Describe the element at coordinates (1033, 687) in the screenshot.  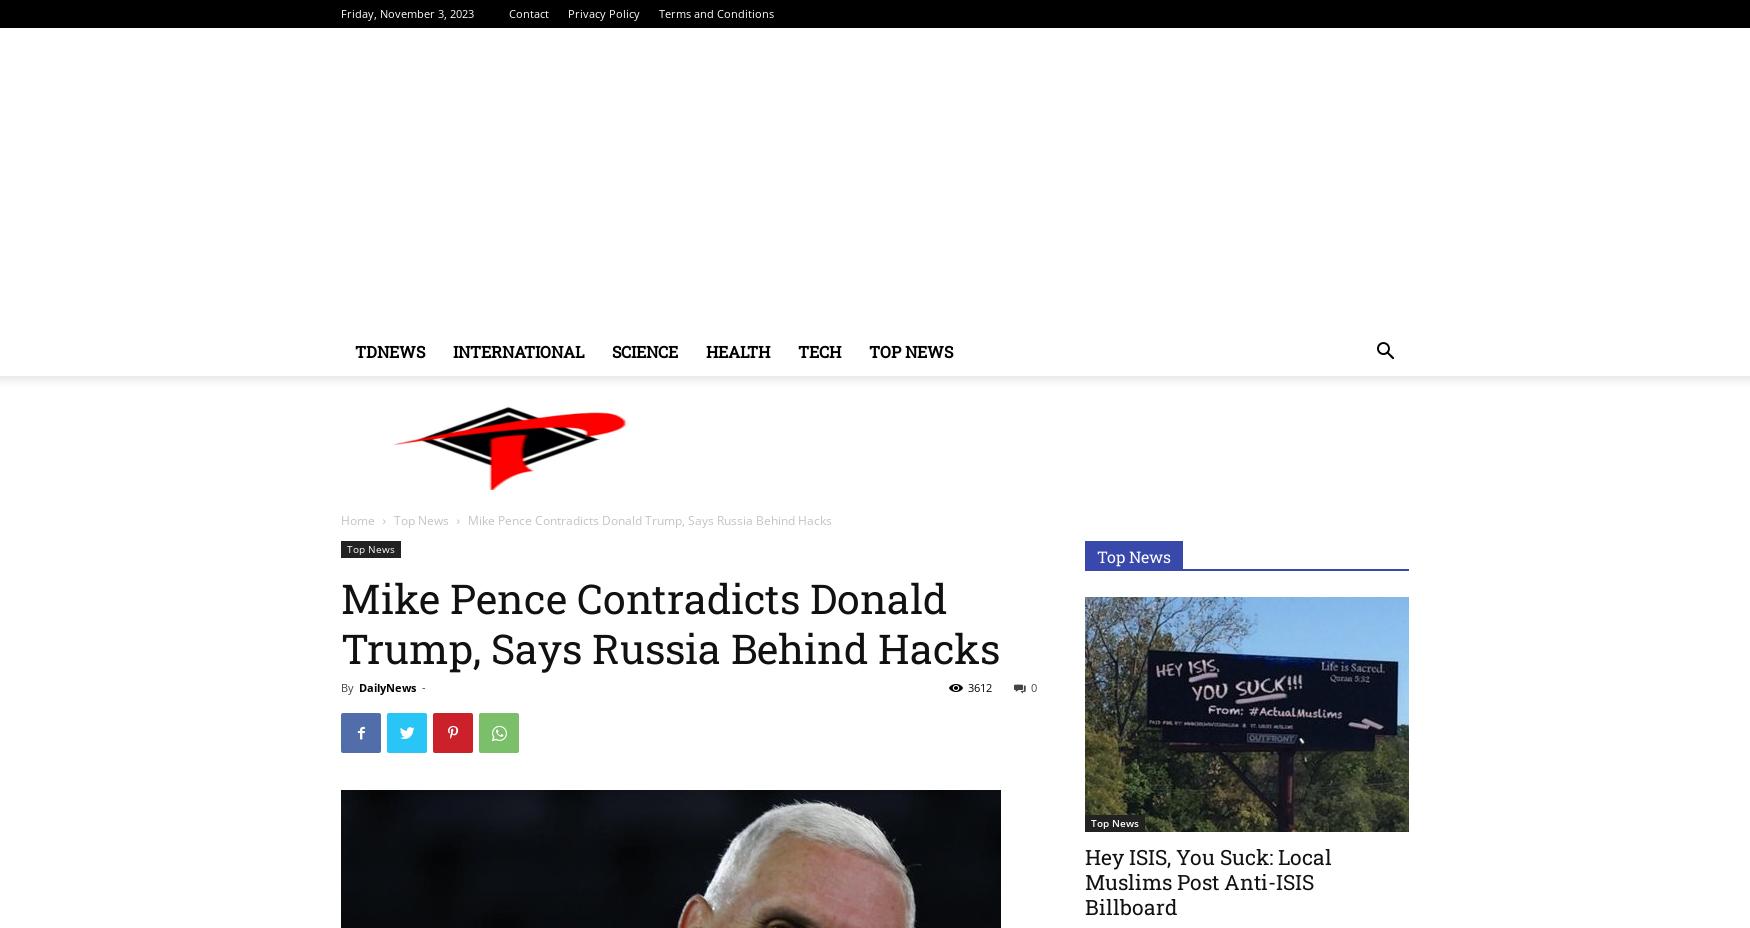
I see `'0'` at that location.